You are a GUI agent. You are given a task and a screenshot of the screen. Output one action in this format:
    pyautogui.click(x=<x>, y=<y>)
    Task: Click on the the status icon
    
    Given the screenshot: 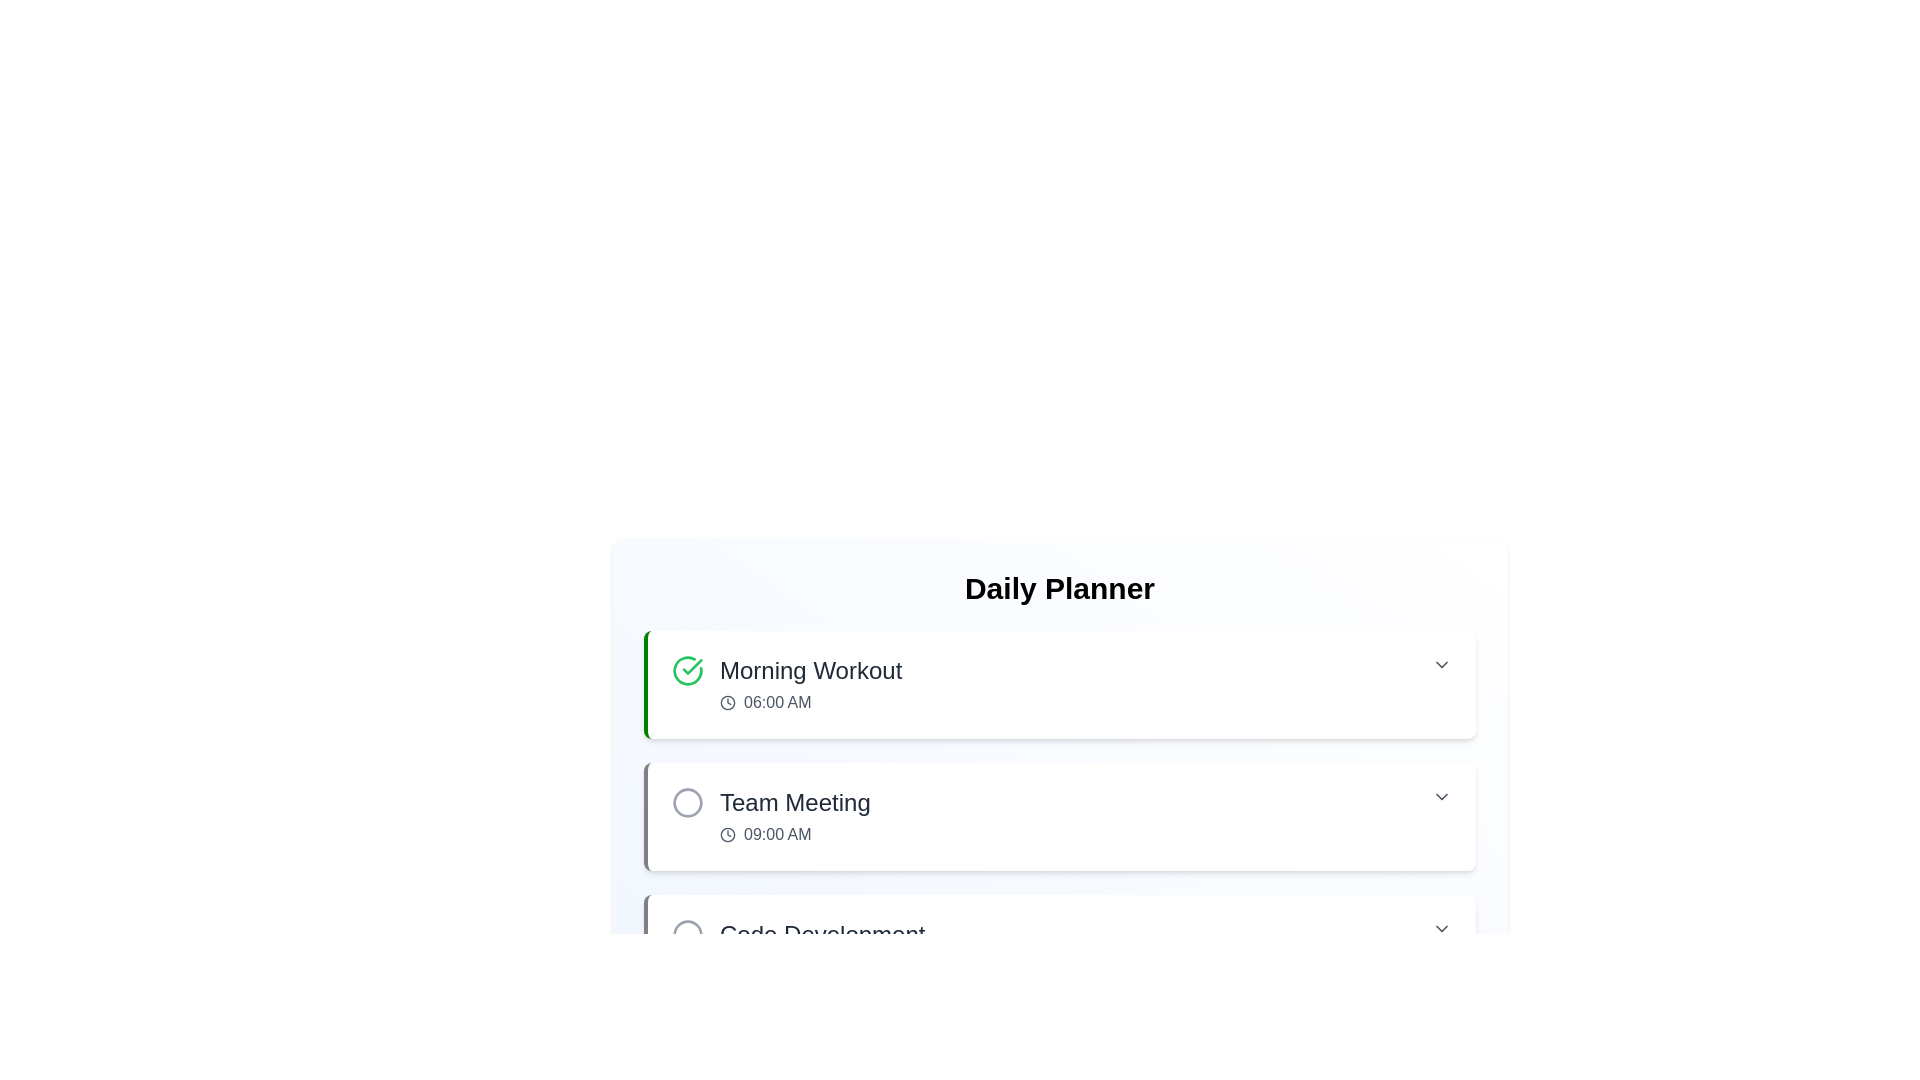 What is the action you would take?
    pyautogui.click(x=696, y=934)
    